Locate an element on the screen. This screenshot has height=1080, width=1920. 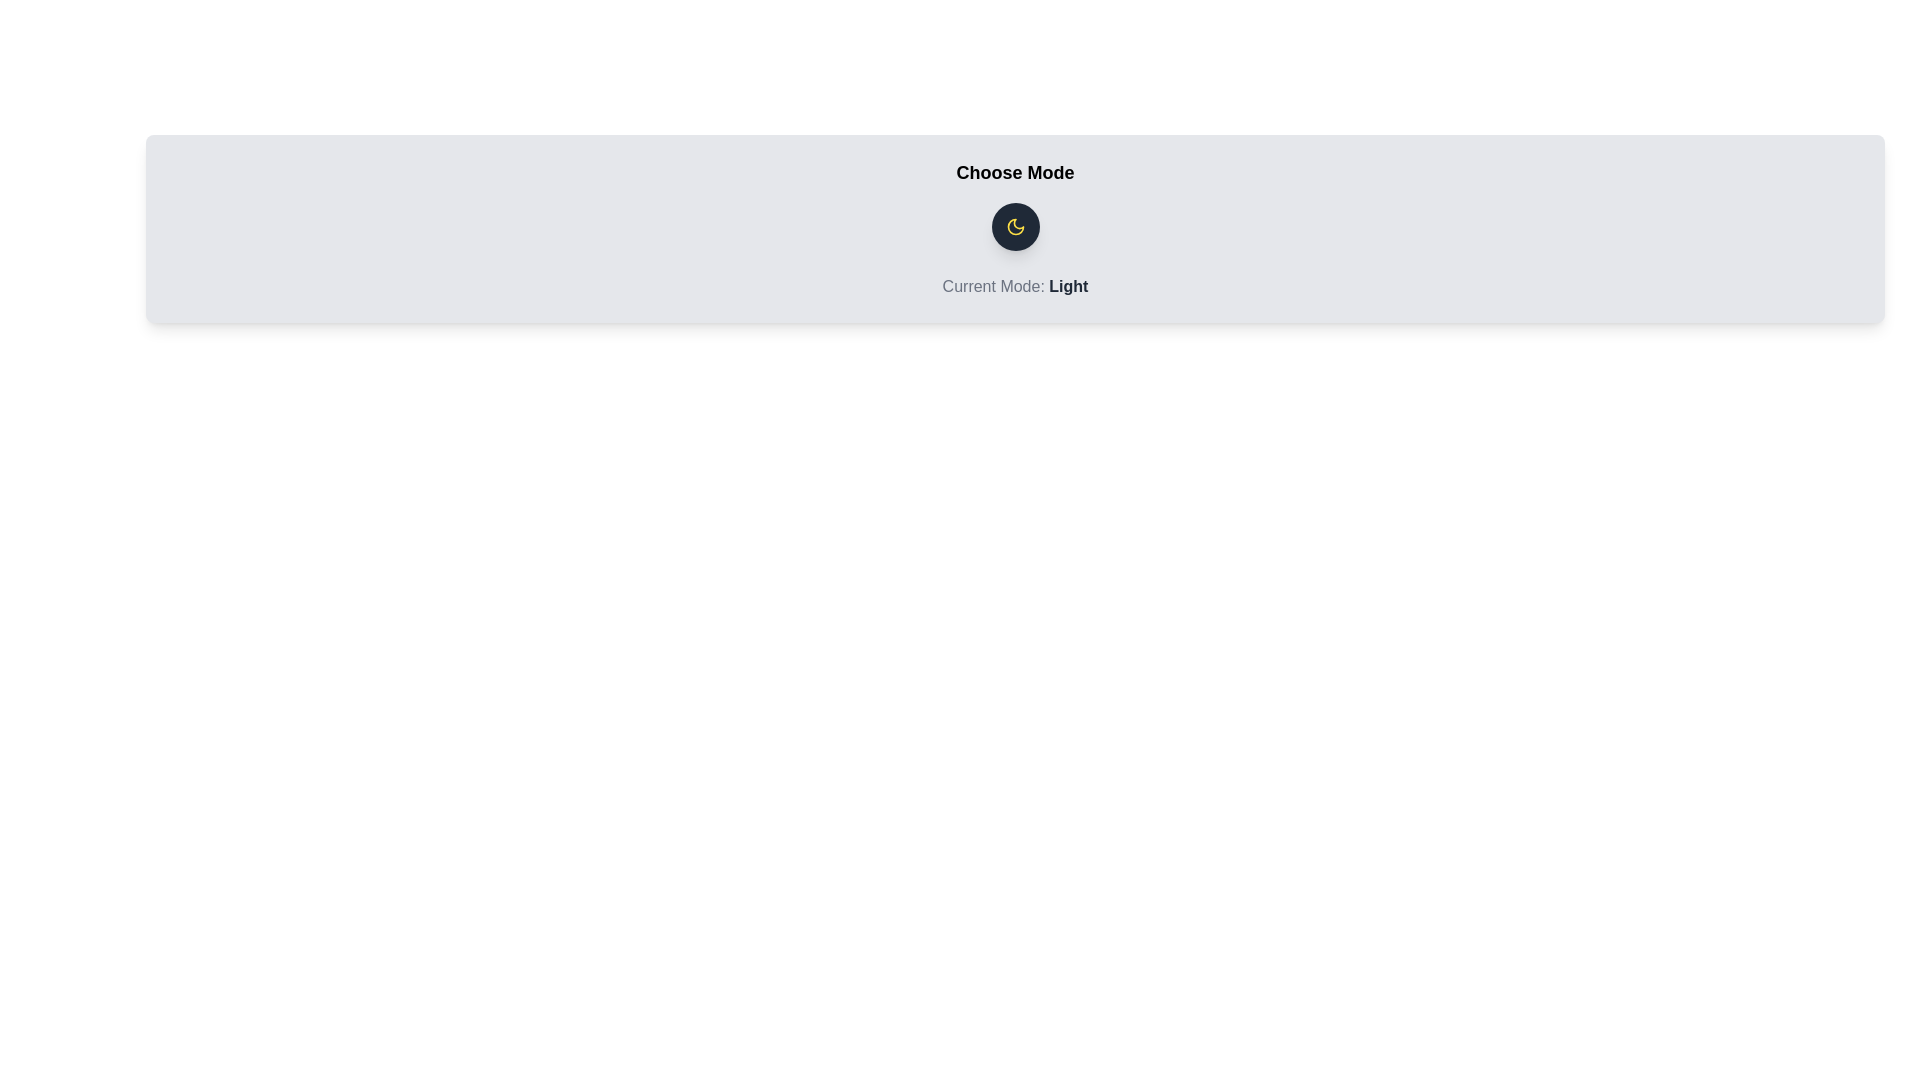
the mode toggle button to switch between light and dark modes is located at coordinates (1015, 226).